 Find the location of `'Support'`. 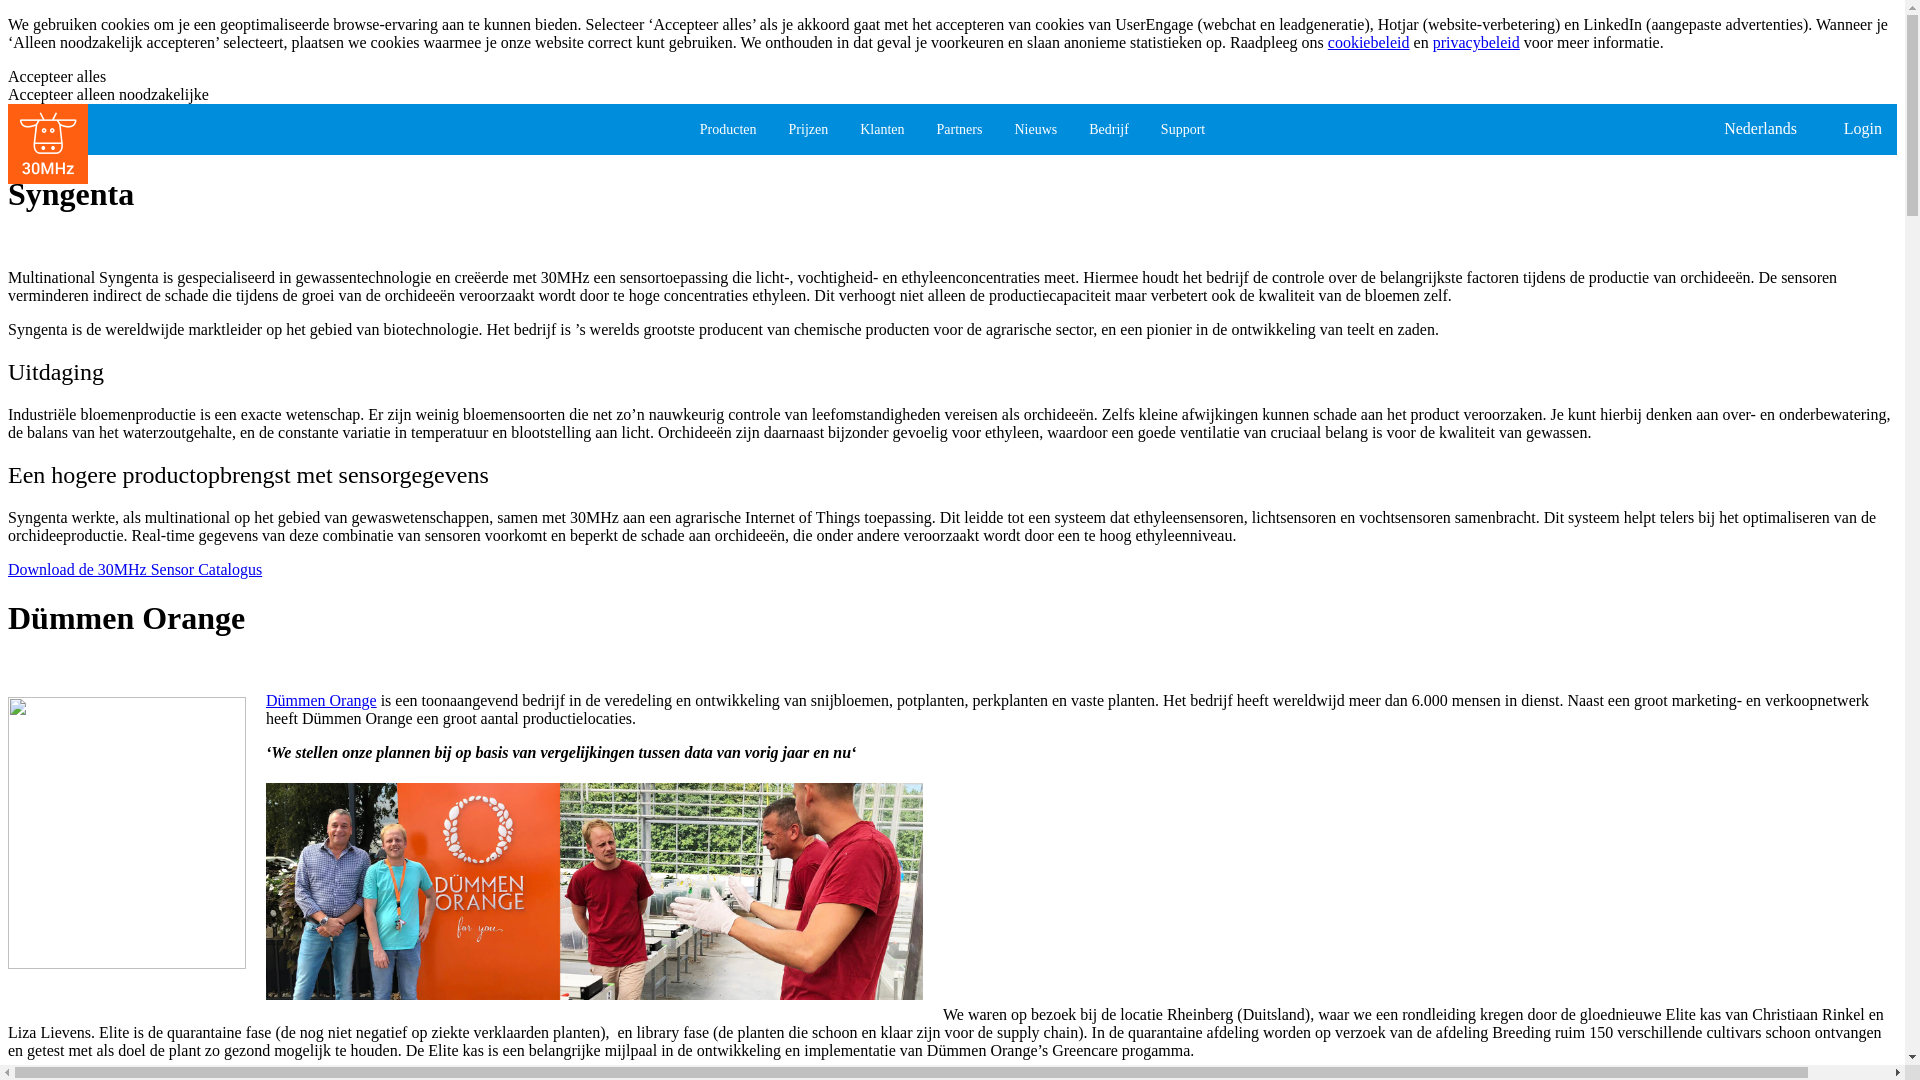

'Support' is located at coordinates (1182, 130).